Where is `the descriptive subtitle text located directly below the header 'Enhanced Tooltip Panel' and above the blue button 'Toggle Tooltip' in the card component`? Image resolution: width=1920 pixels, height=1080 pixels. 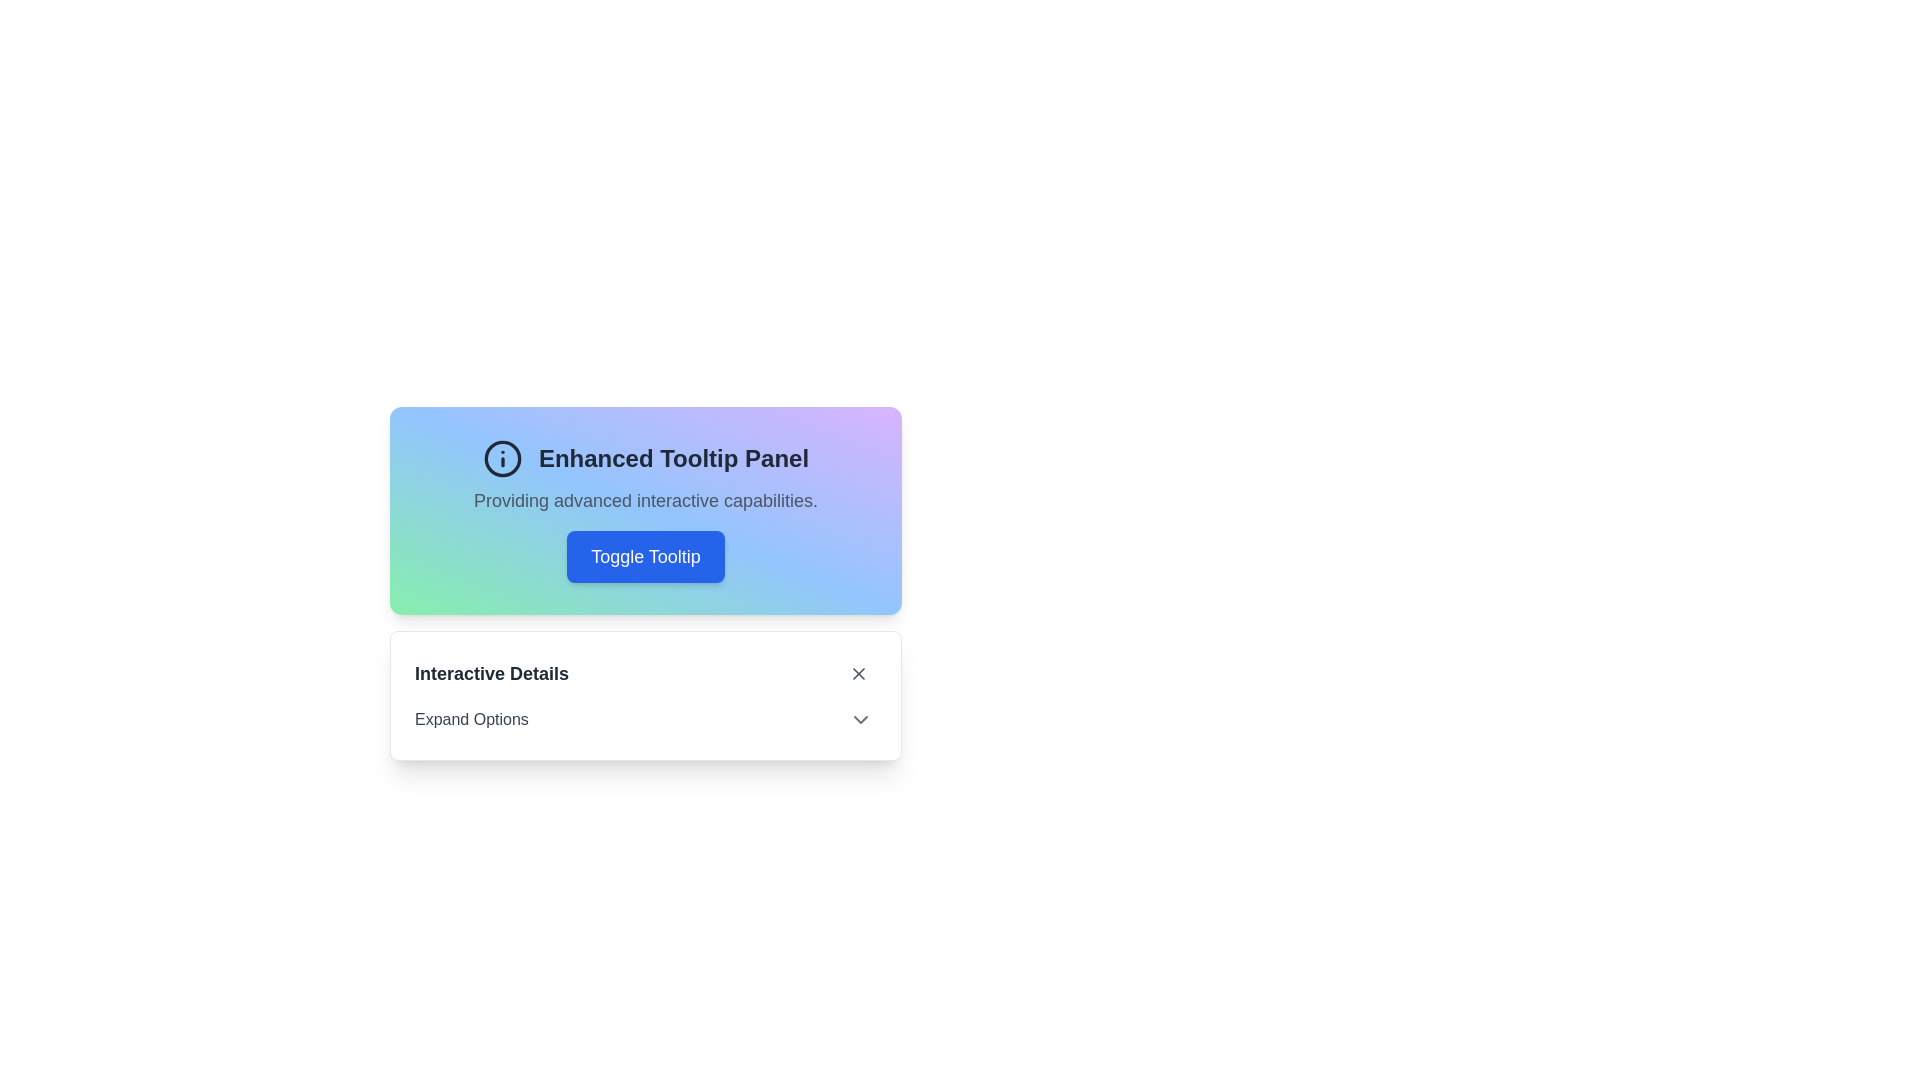 the descriptive subtitle text located directly below the header 'Enhanced Tooltip Panel' and above the blue button 'Toggle Tooltip' in the card component is located at coordinates (646, 500).